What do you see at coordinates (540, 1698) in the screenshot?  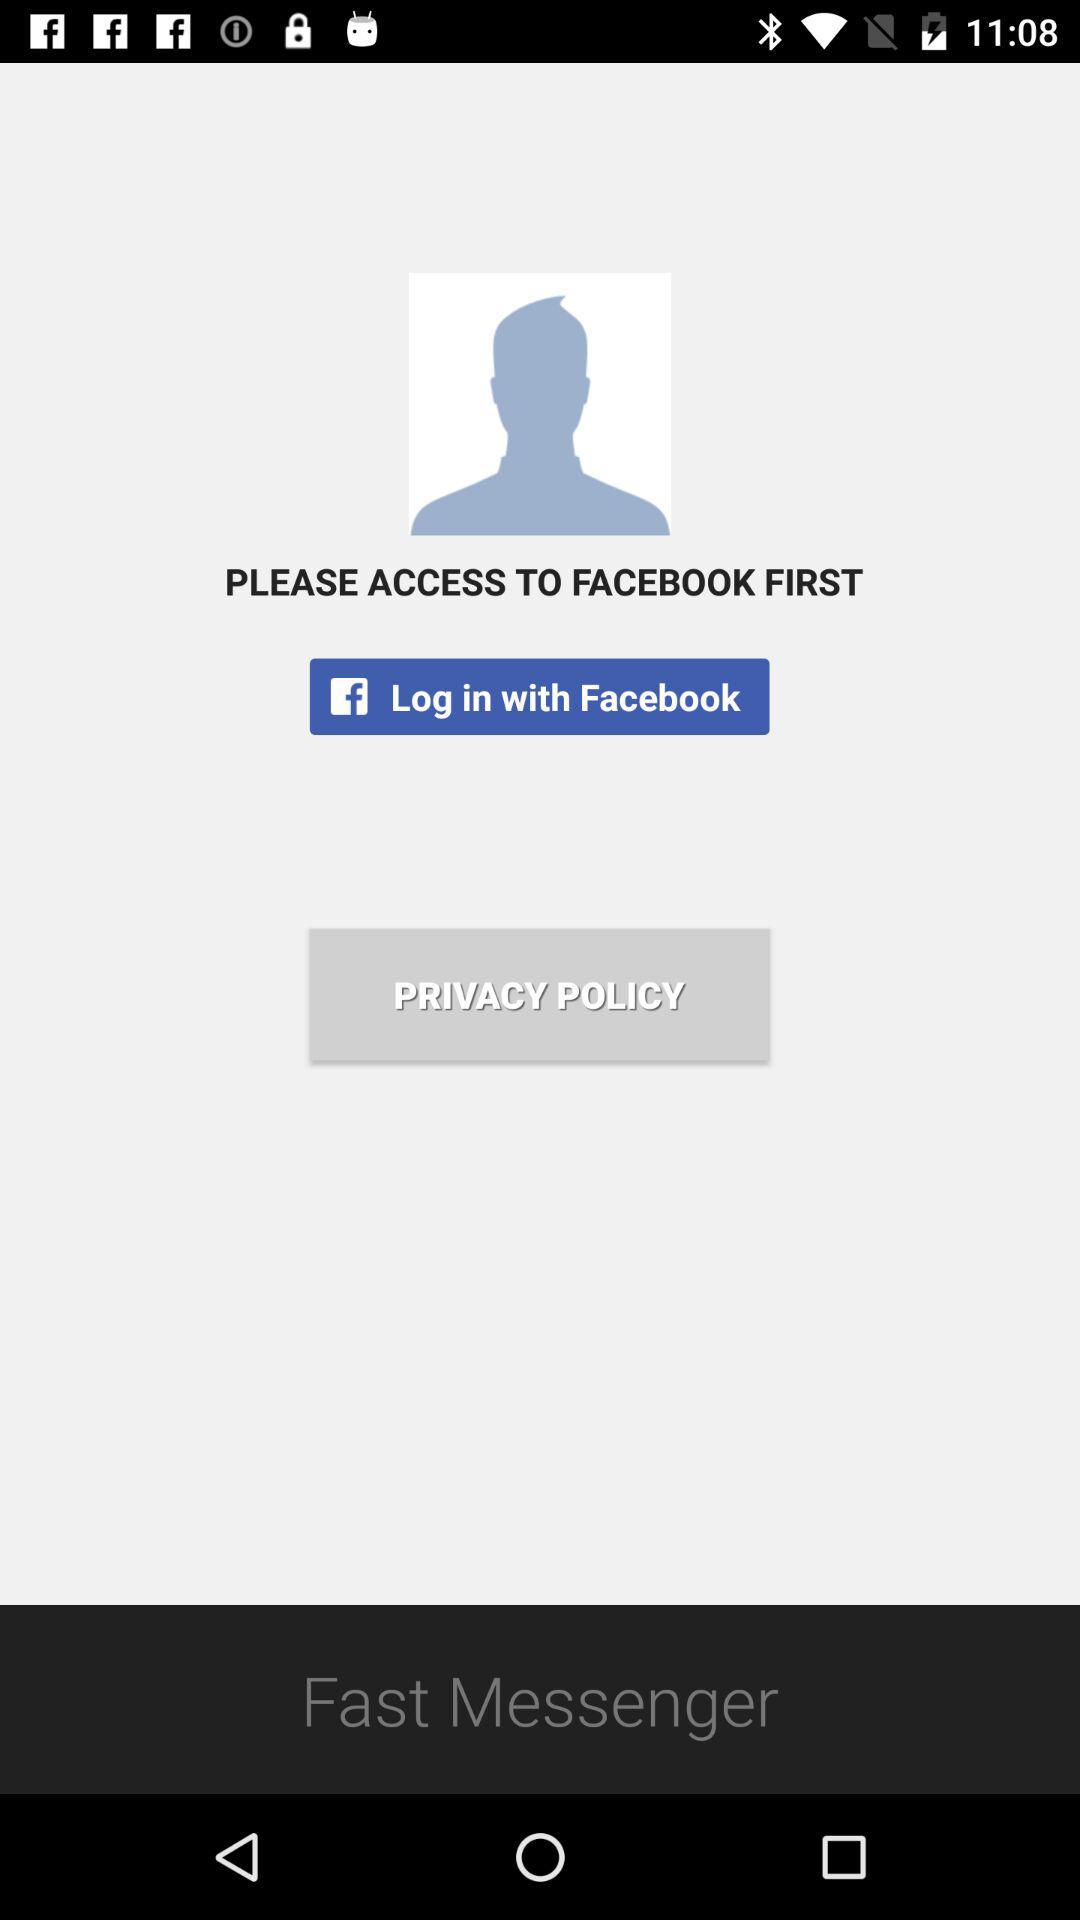 I see `the fast messenger item` at bounding box center [540, 1698].